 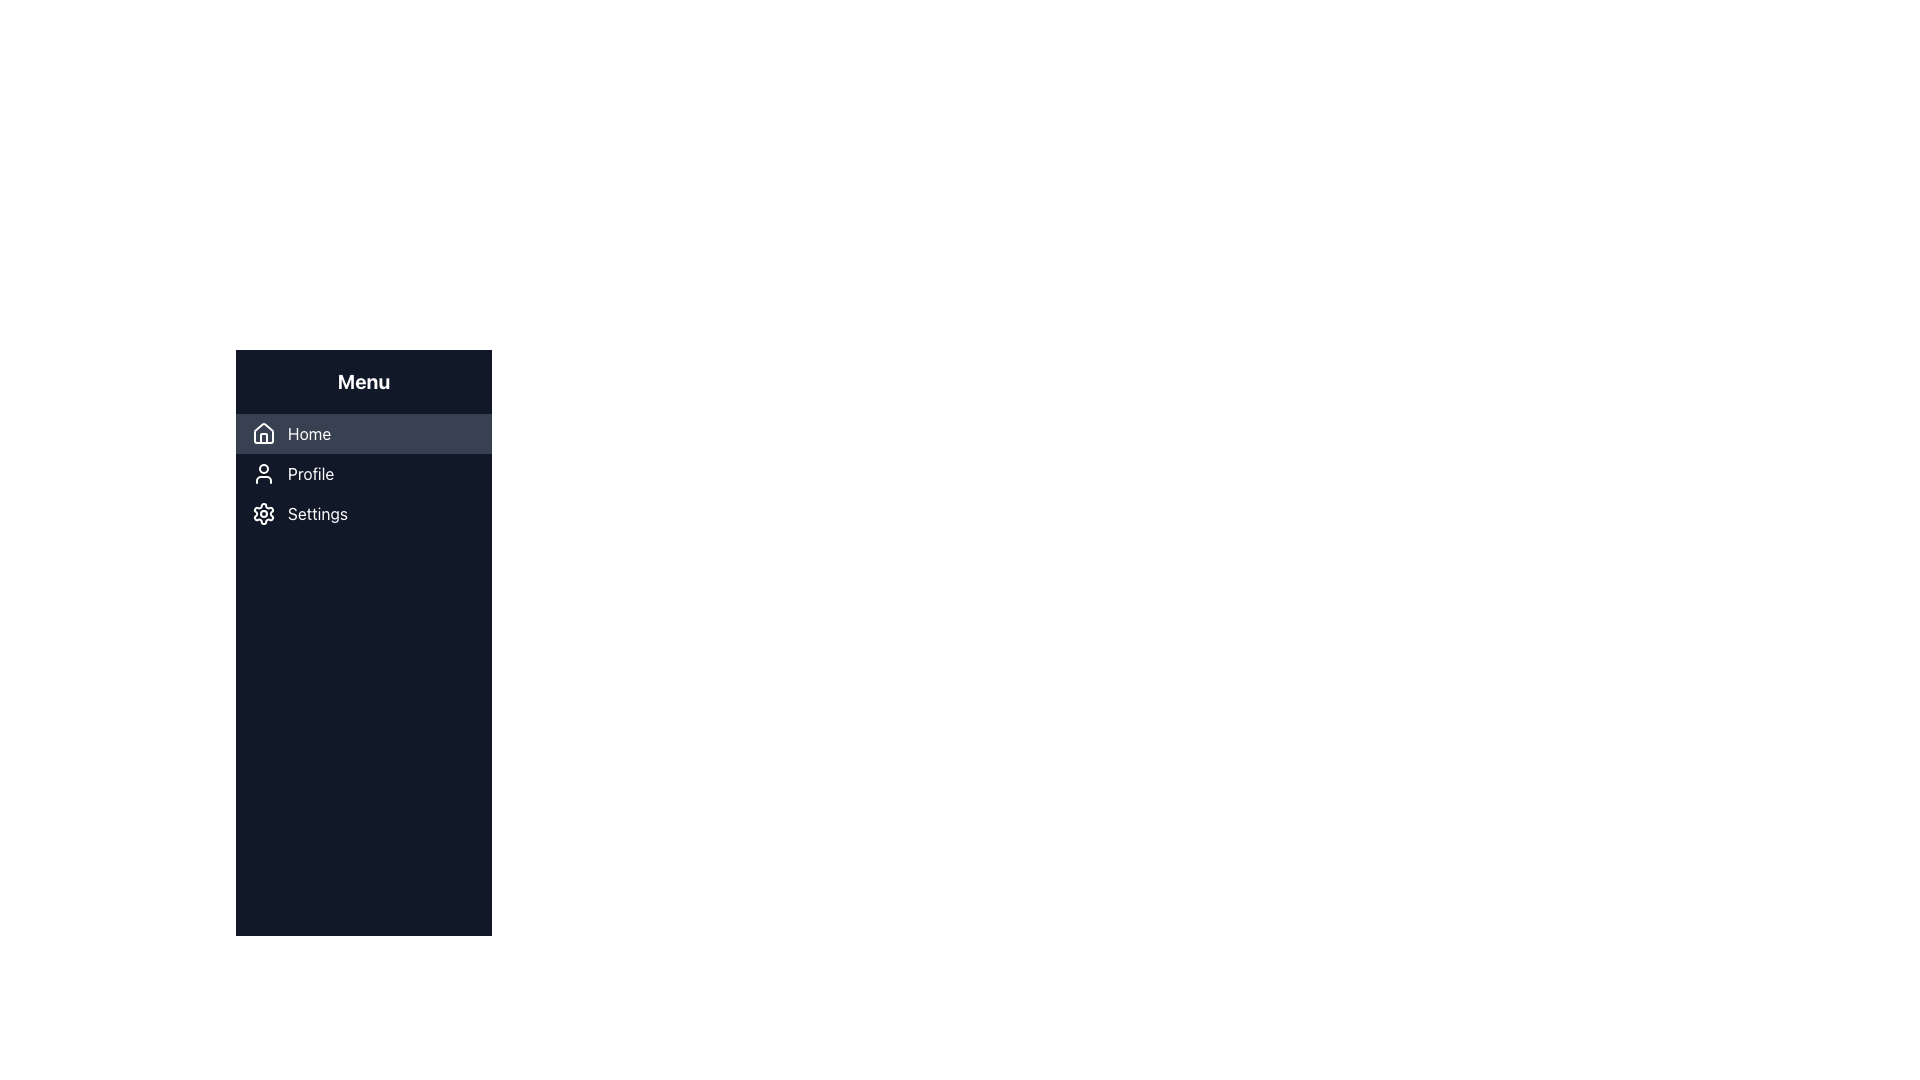 I want to click on the cogwheel icon in the sidebar menu under the 'Settings' label, which is the third item in the menu list, so click(x=263, y=512).